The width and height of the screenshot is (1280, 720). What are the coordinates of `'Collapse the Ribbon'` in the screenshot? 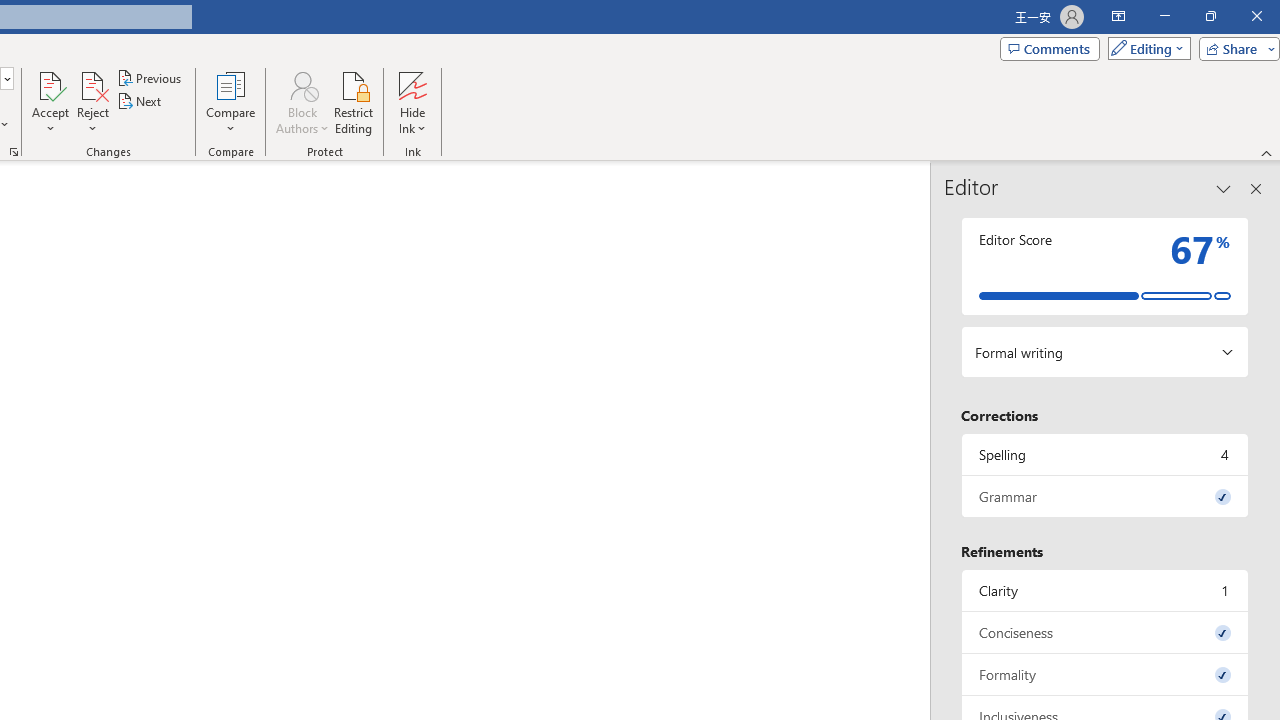 It's located at (1266, 152).